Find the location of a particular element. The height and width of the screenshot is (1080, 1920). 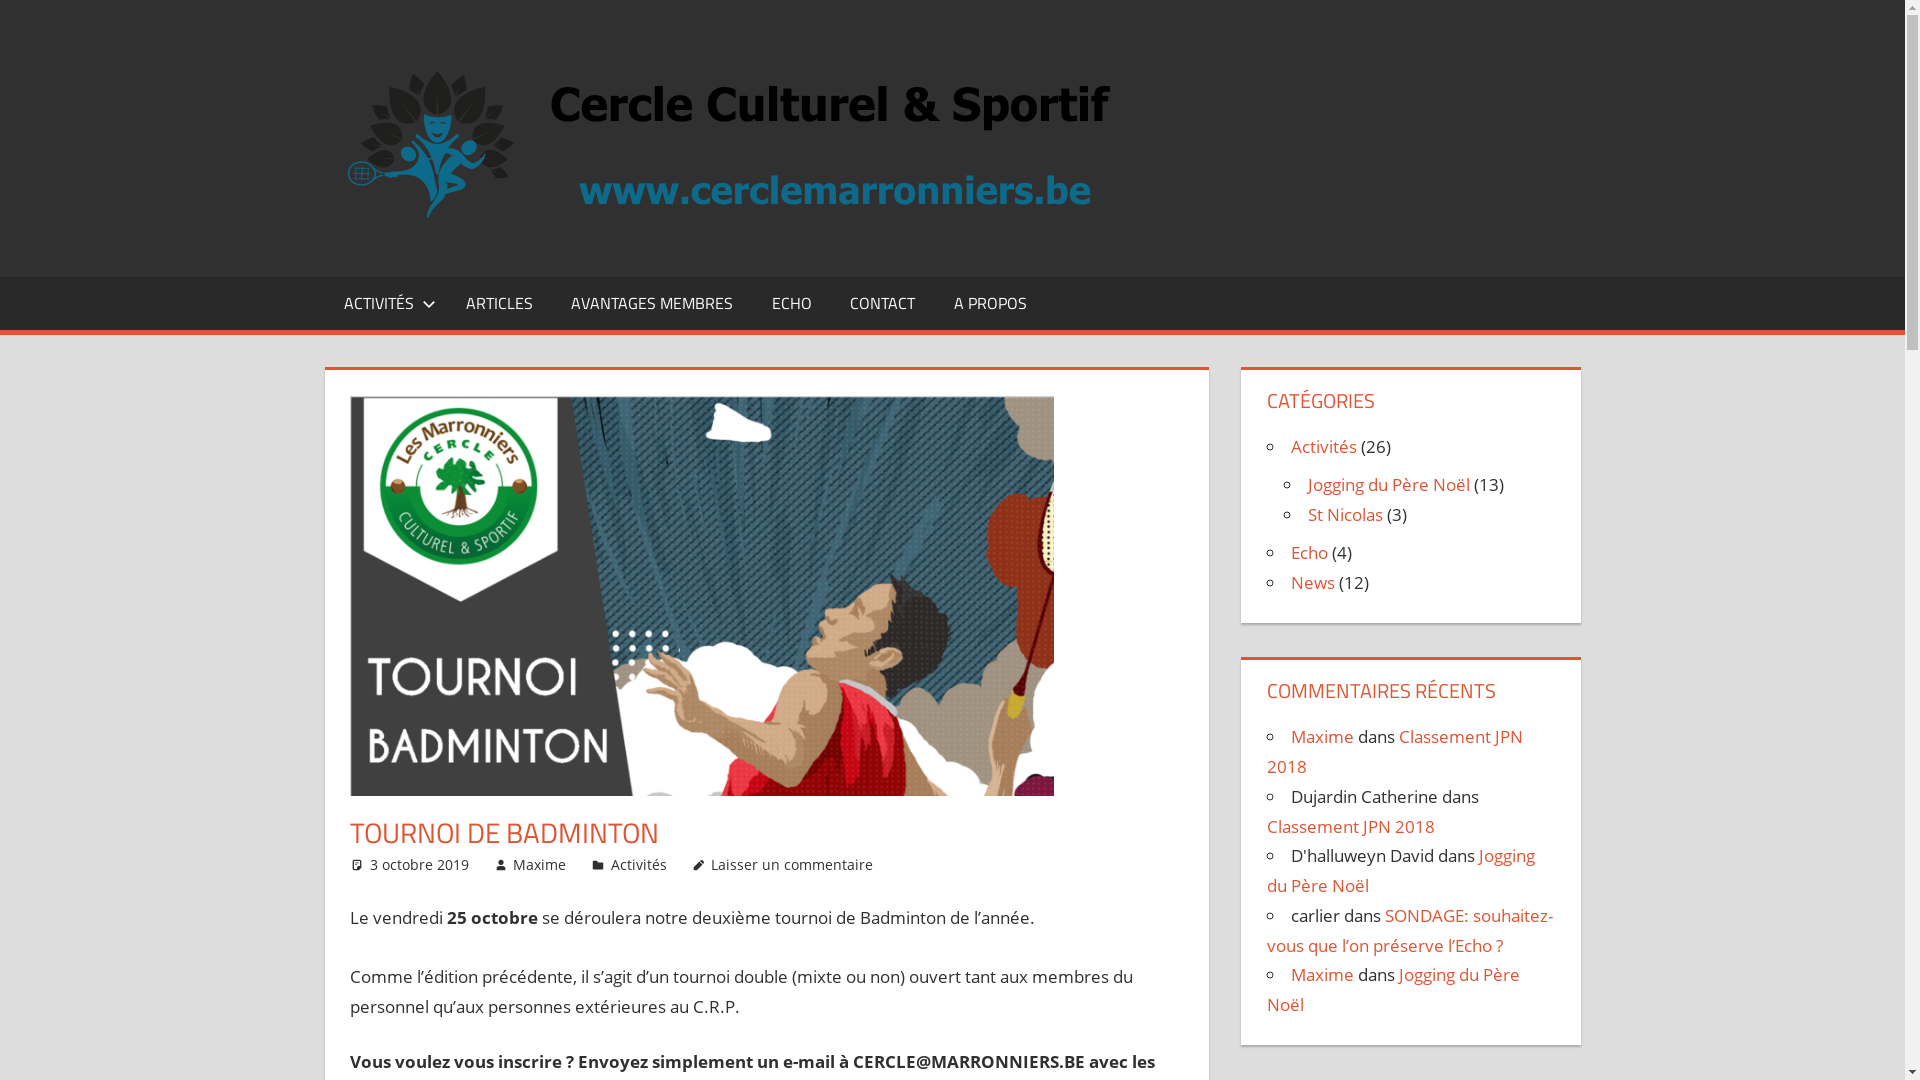

'News' is located at coordinates (1313, 582).